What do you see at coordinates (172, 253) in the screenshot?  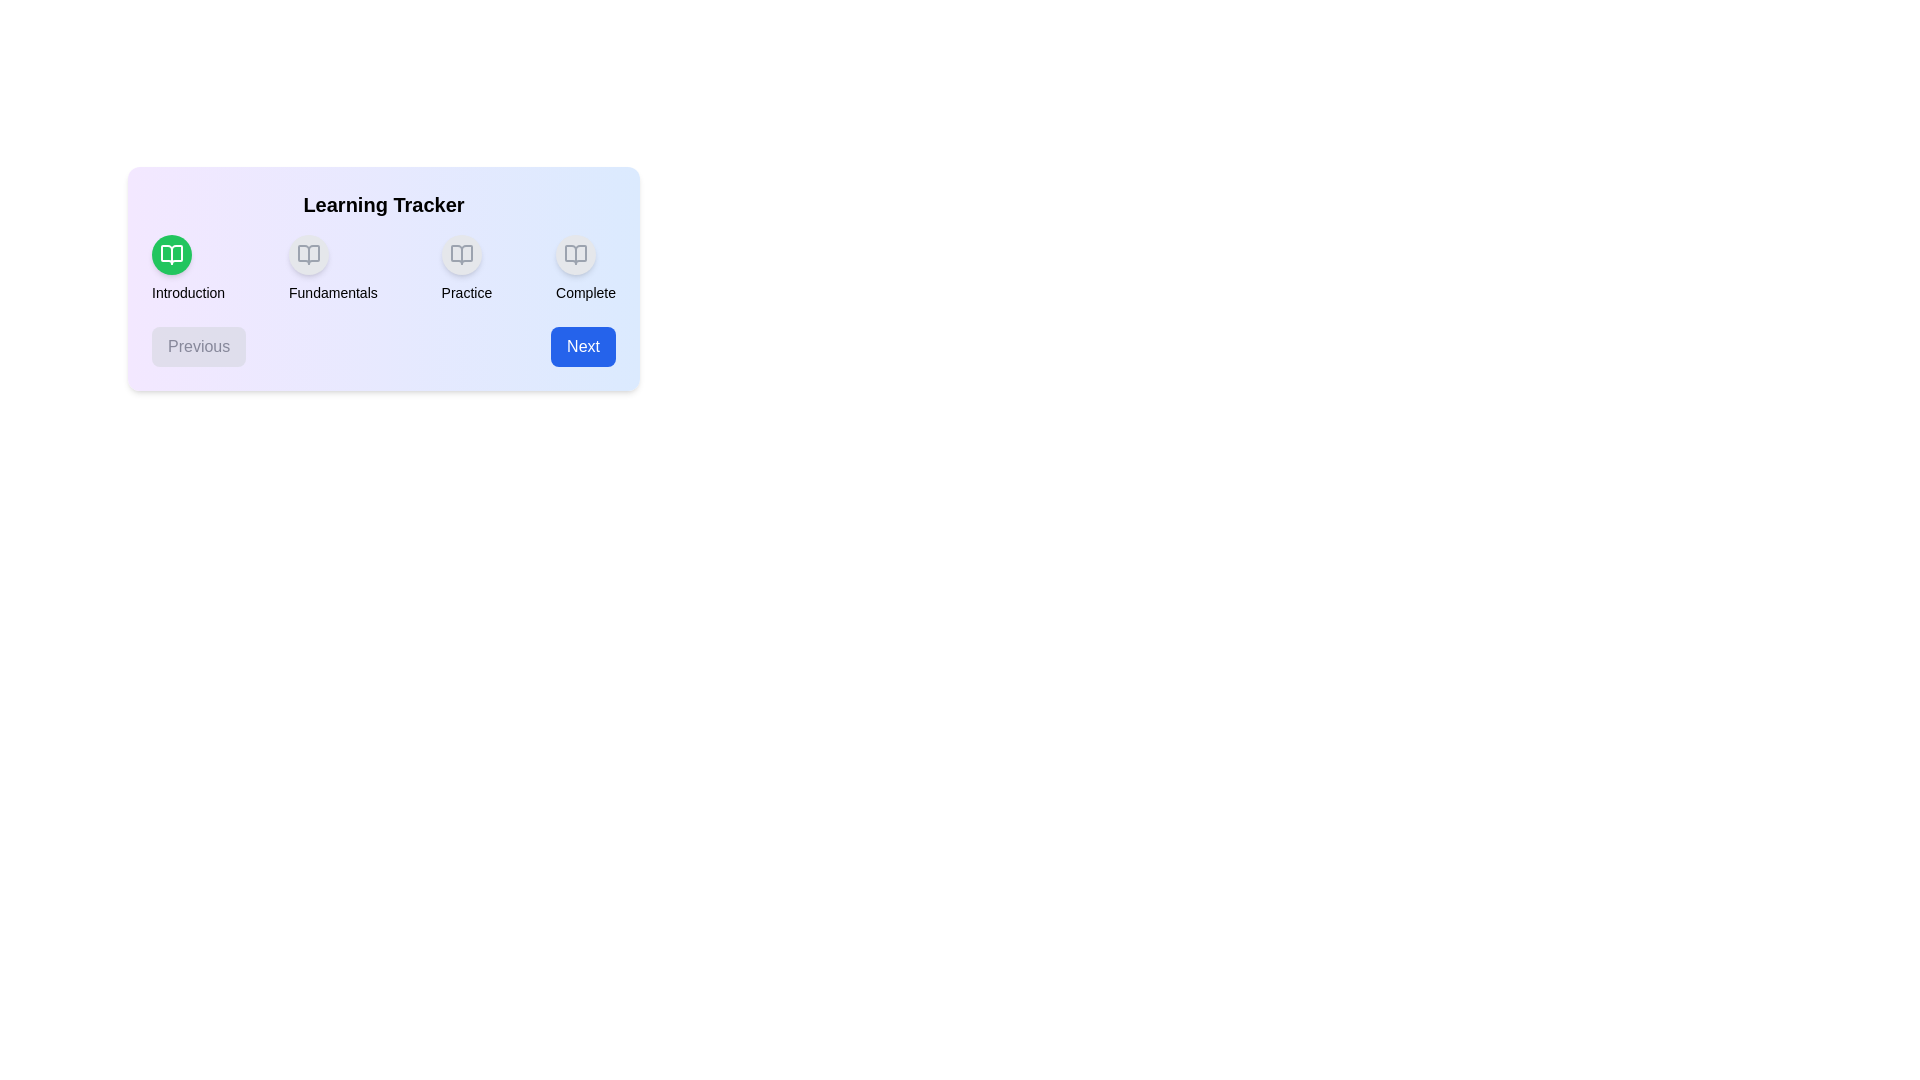 I see `the circular icon with a green background and a white open book symbol, which is the leftmost of four icons at the top of the 'Learning Tracker' card` at bounding box center [172, 253].